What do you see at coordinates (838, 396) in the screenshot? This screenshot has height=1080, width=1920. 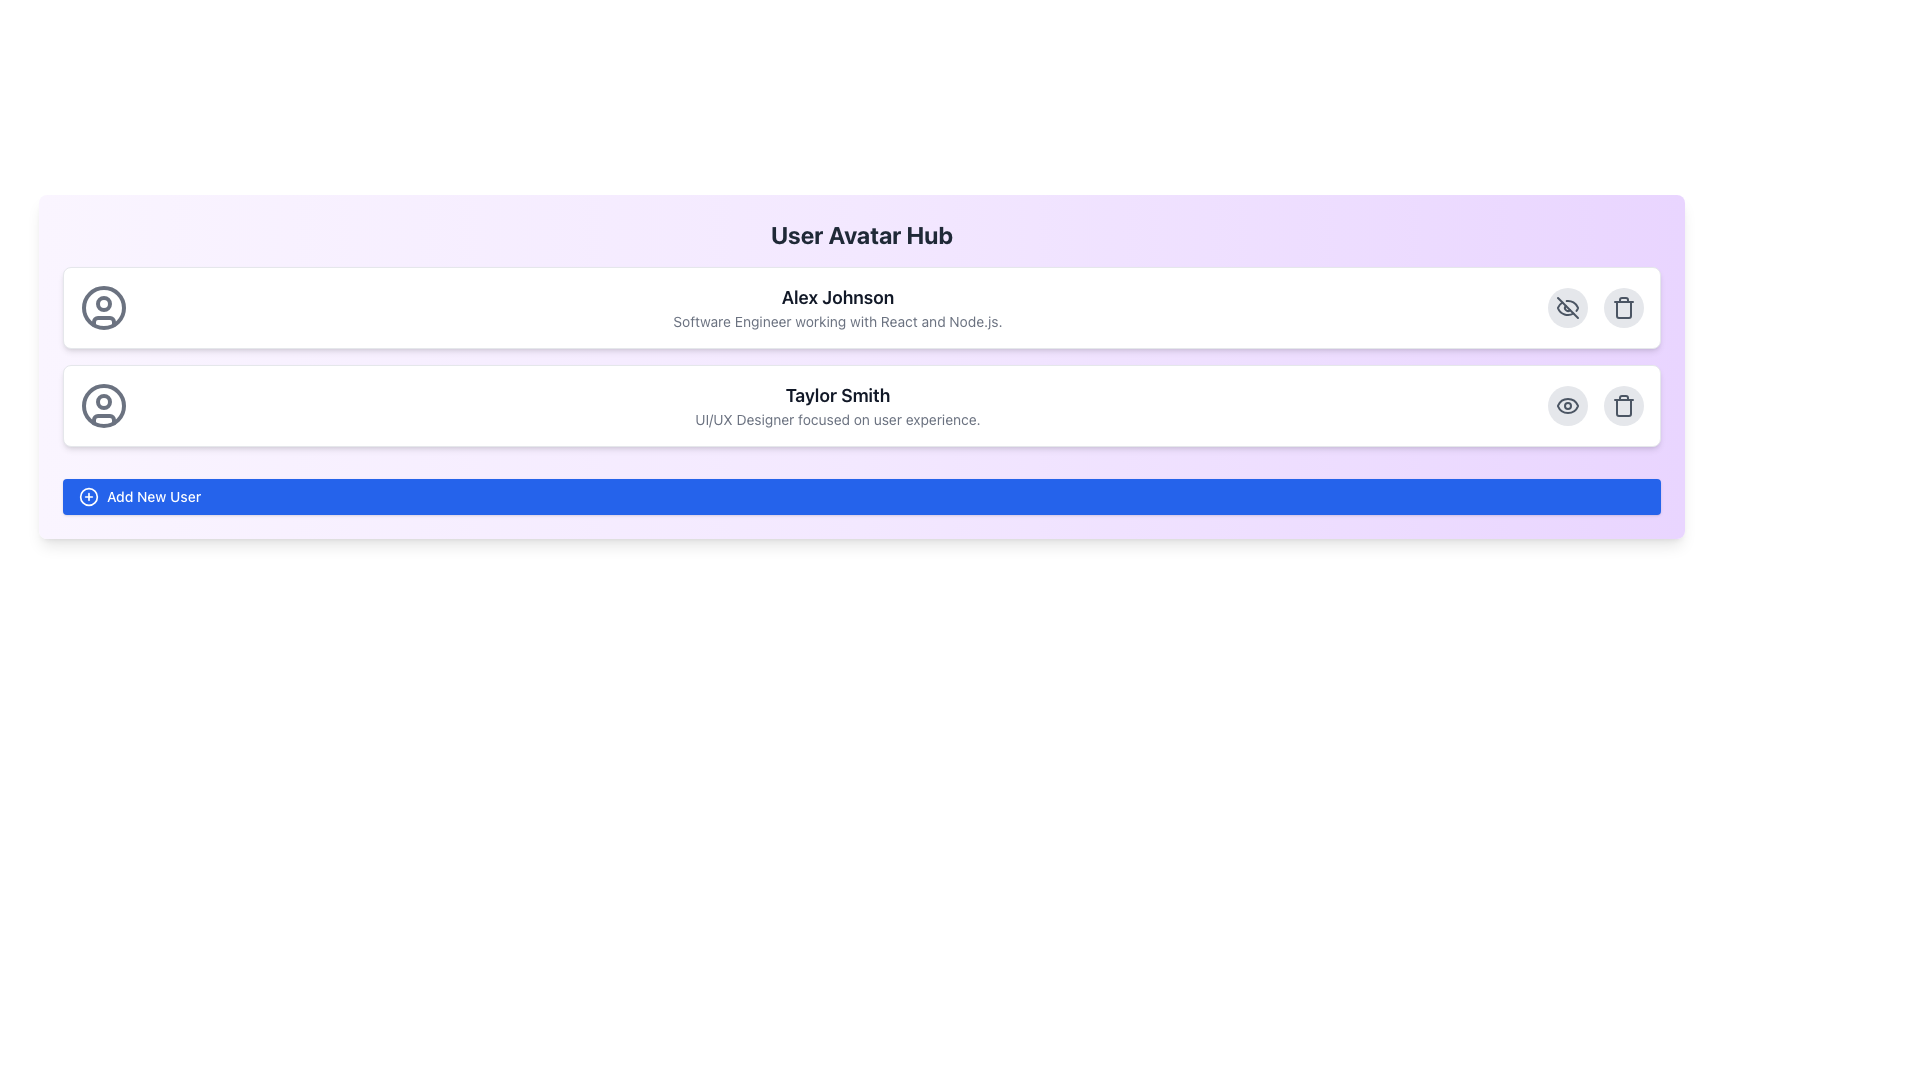 I see `the Text Label displaying 'Taylor Smith', which serves as a header for the associated content` at bounding box center [838, 396].